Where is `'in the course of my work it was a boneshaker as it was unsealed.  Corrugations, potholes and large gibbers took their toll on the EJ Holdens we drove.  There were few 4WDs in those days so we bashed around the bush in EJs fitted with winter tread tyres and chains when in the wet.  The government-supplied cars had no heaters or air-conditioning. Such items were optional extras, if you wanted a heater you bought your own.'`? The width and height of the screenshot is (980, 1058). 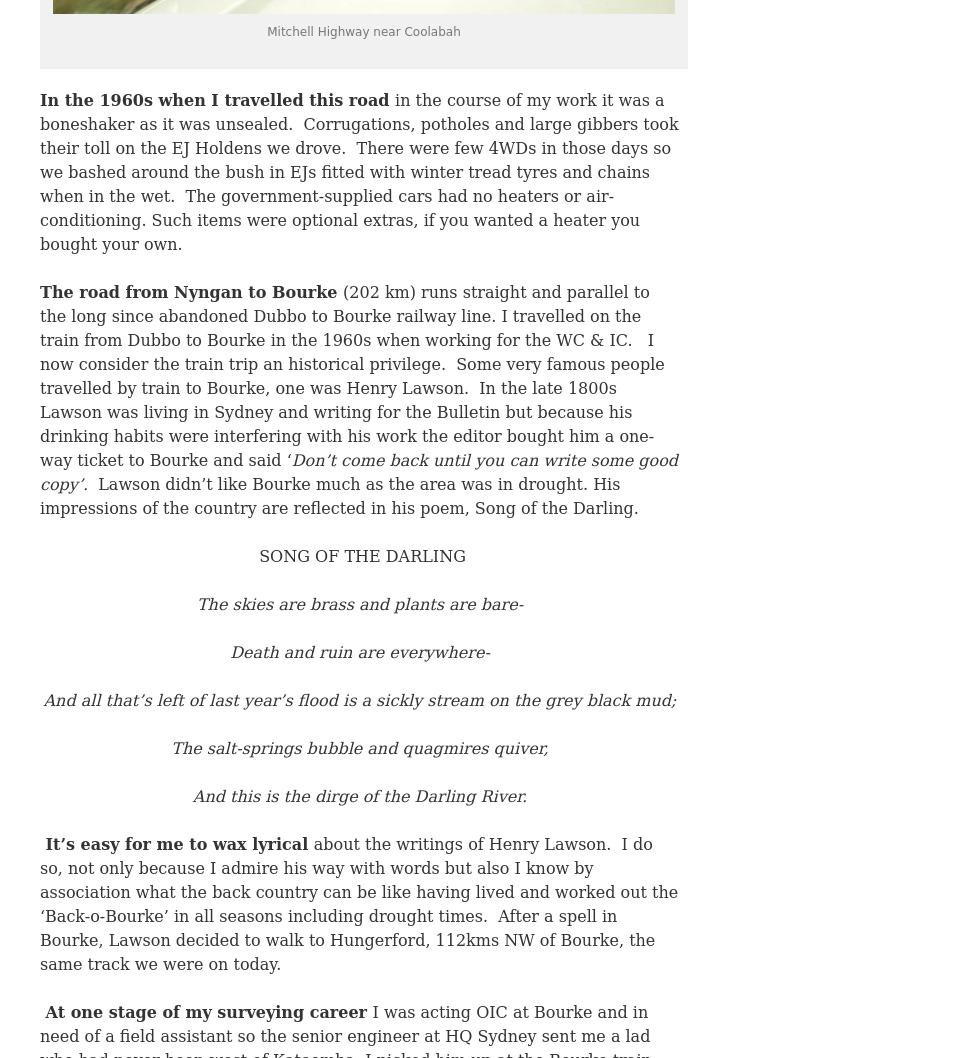 'in the course of my work it was a boneshaker as it was unsealed.  Corrugations, potholes and large gibbers took their toll on the EJ Holdens we drove.  There were few 4WDs in those days so we bashed around the bush in EJs fitted with winter tread tyres and chains when in the wet.  The government-supplied cars had no heaters or air-conditioning. Such items were optional extras, if you wanted a heater you bought your own.' is located at coordinates (358, 171).